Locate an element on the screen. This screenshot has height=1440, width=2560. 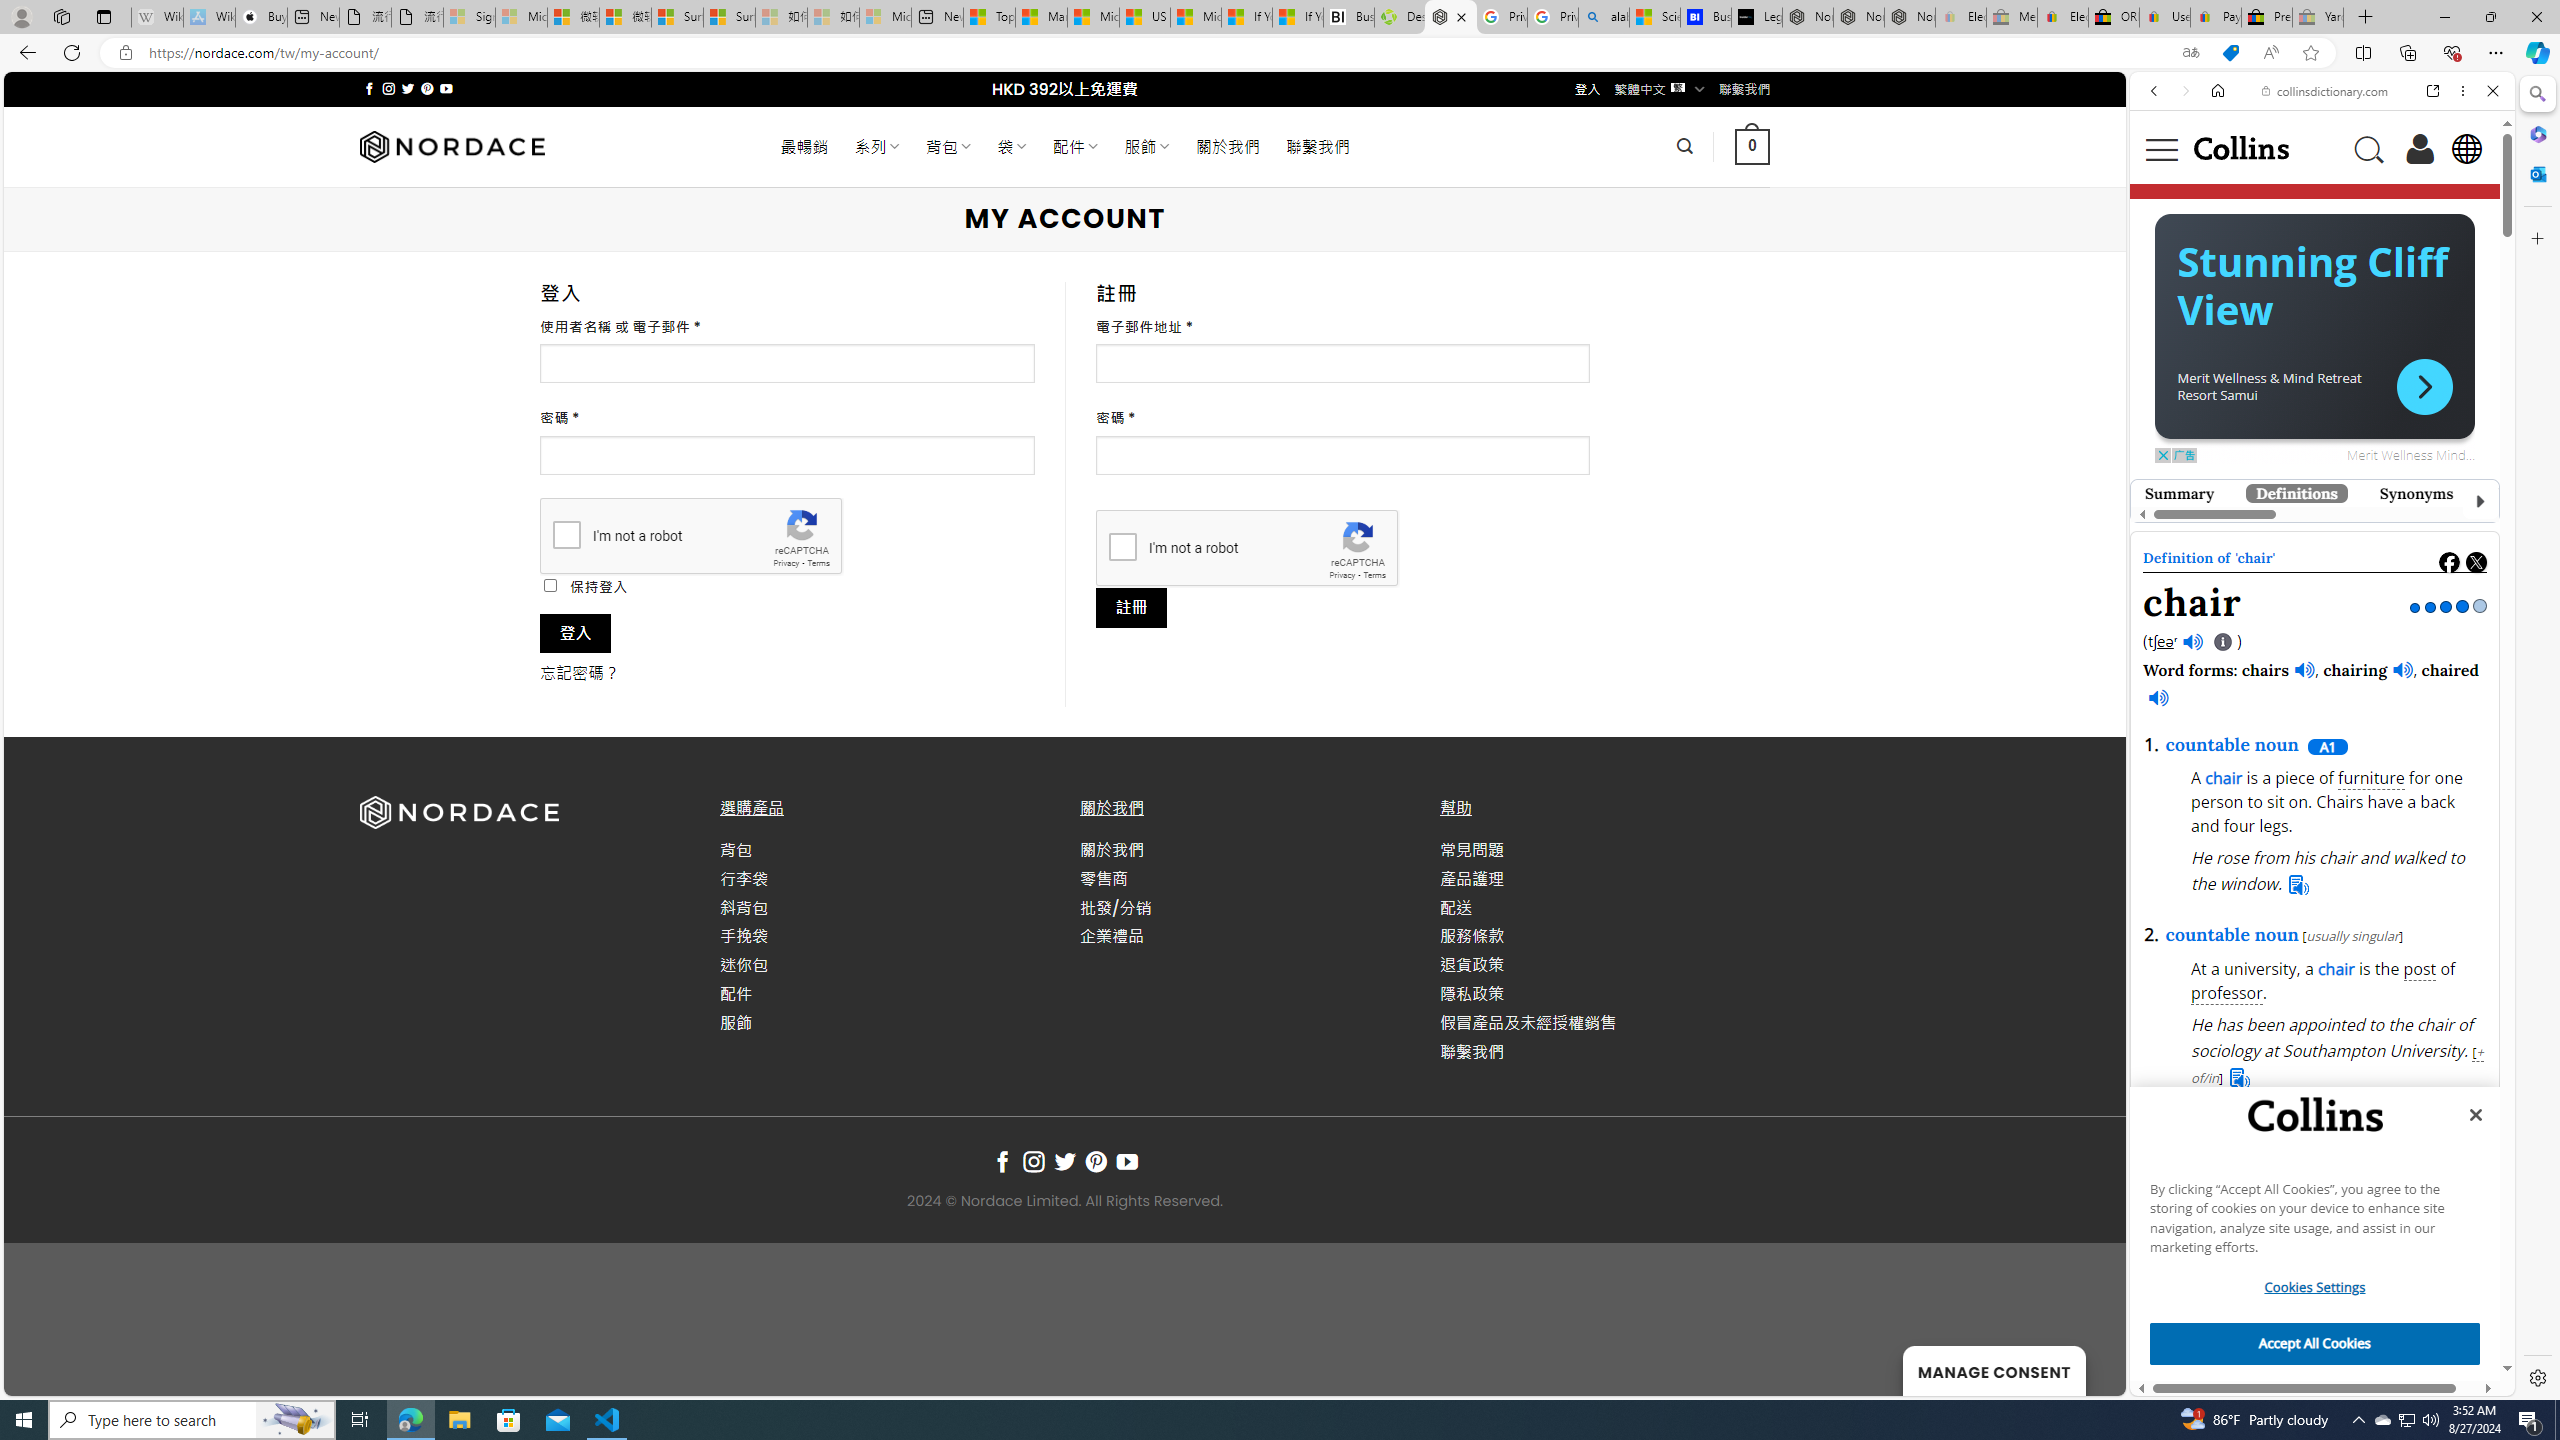
'Synonyms' is located at coordinates (2414, 493).